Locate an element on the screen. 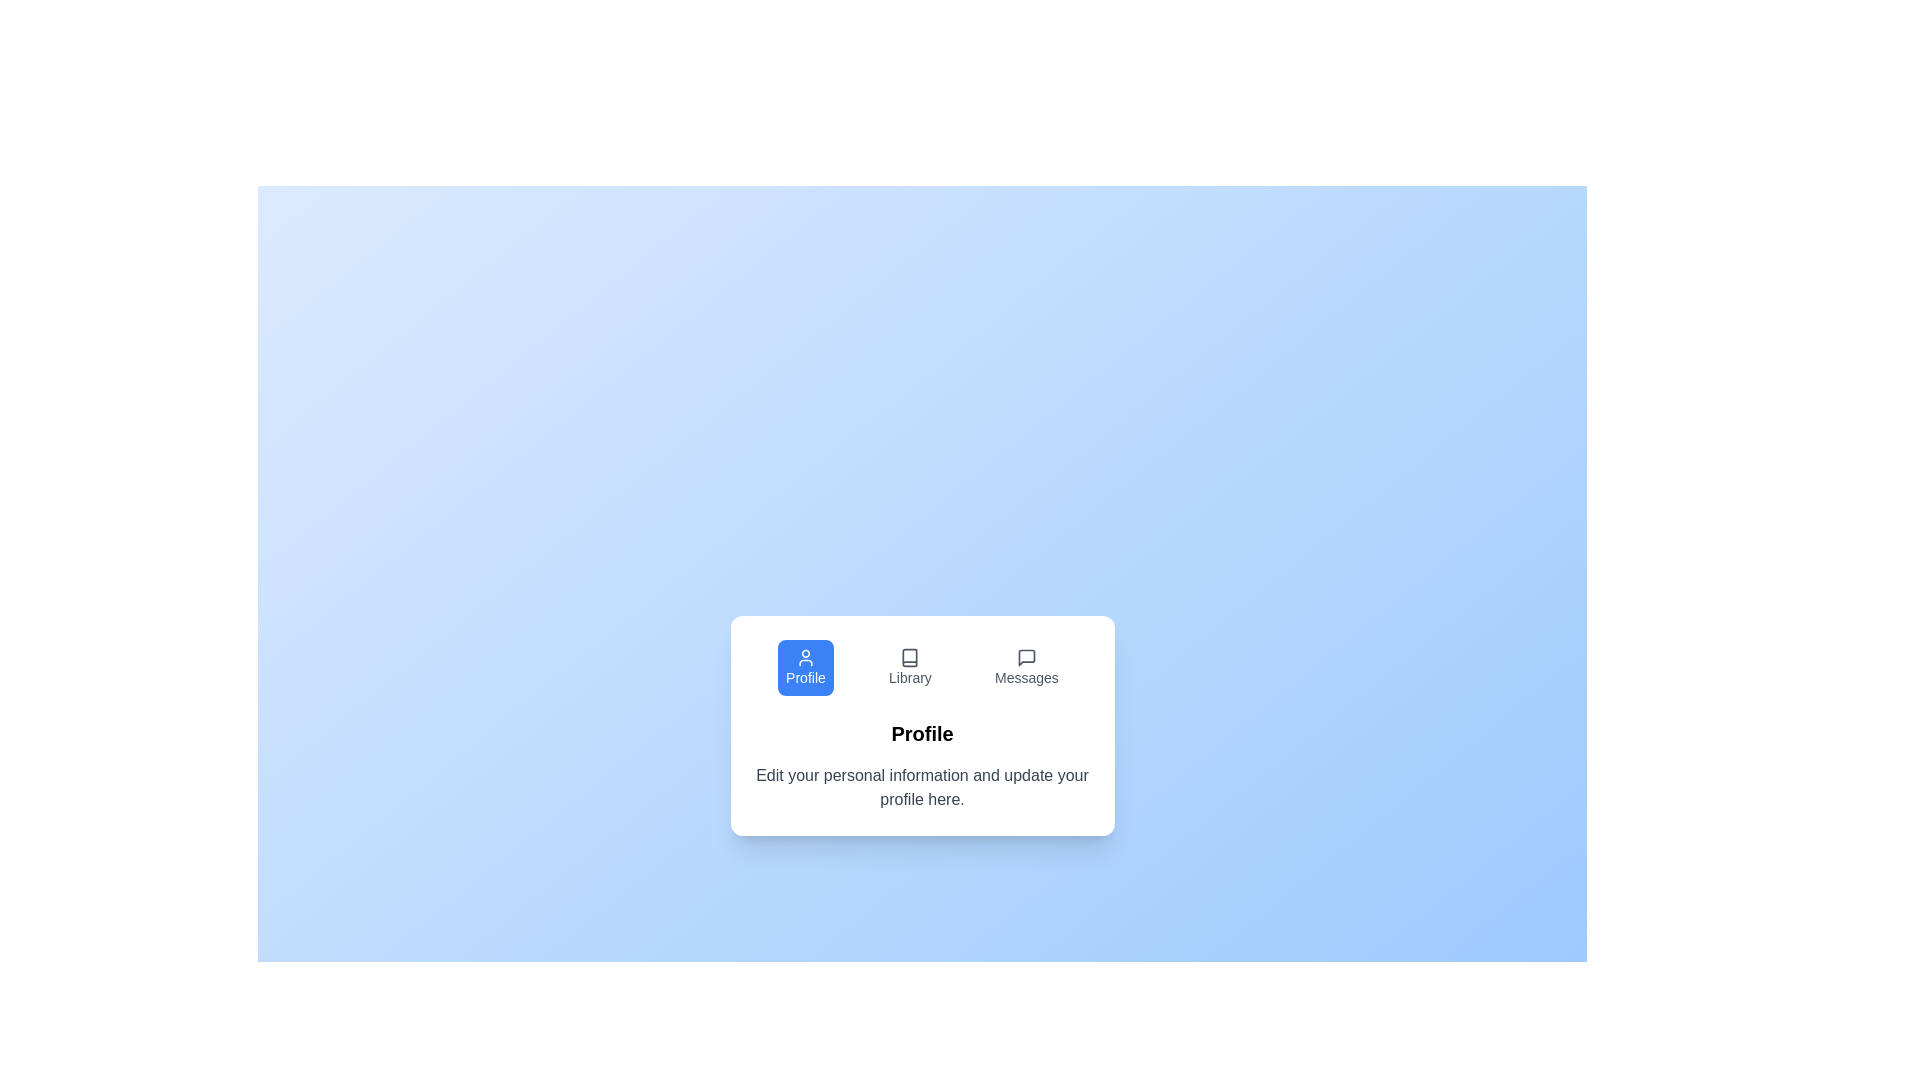 This screenshot has height=1080, width=1920. the Library tab is located at coordinates (909, 667).